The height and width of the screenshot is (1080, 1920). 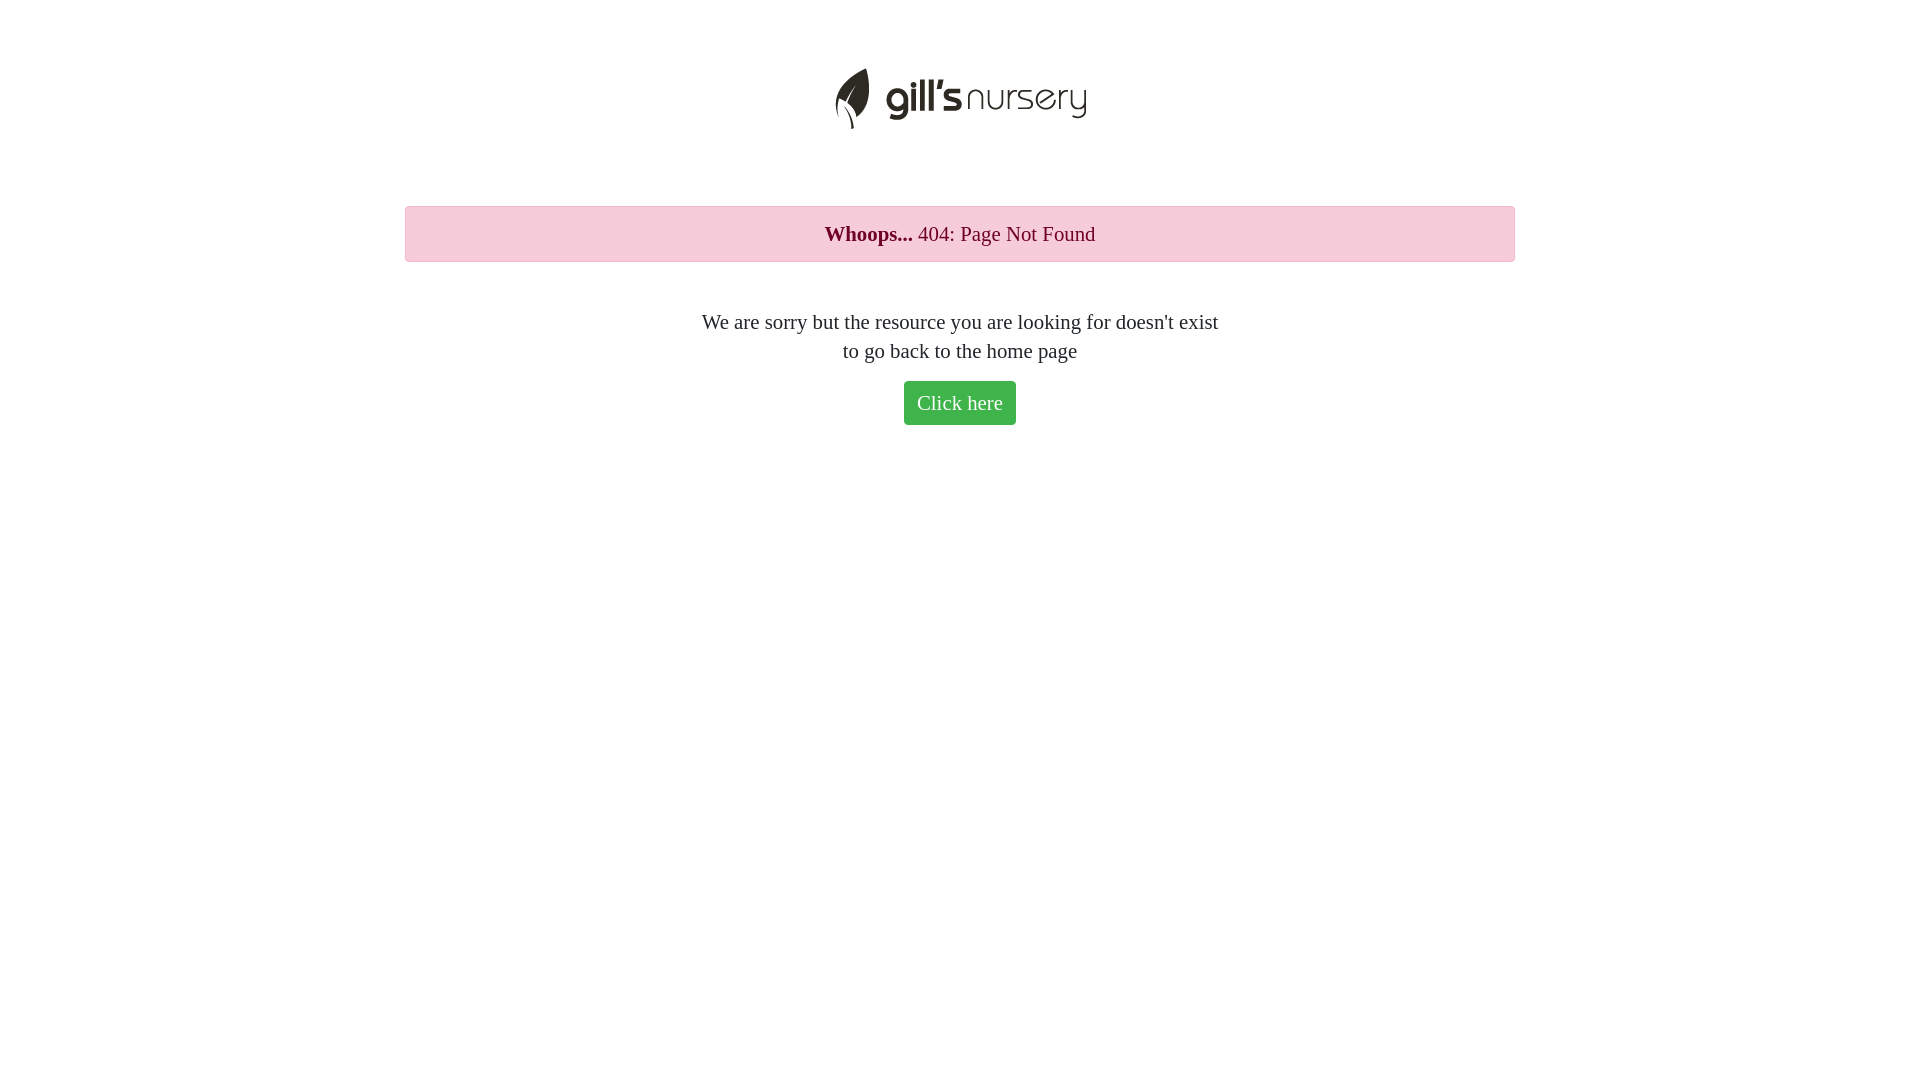 I want to click on 'Click here', so click(x=960, y=402).